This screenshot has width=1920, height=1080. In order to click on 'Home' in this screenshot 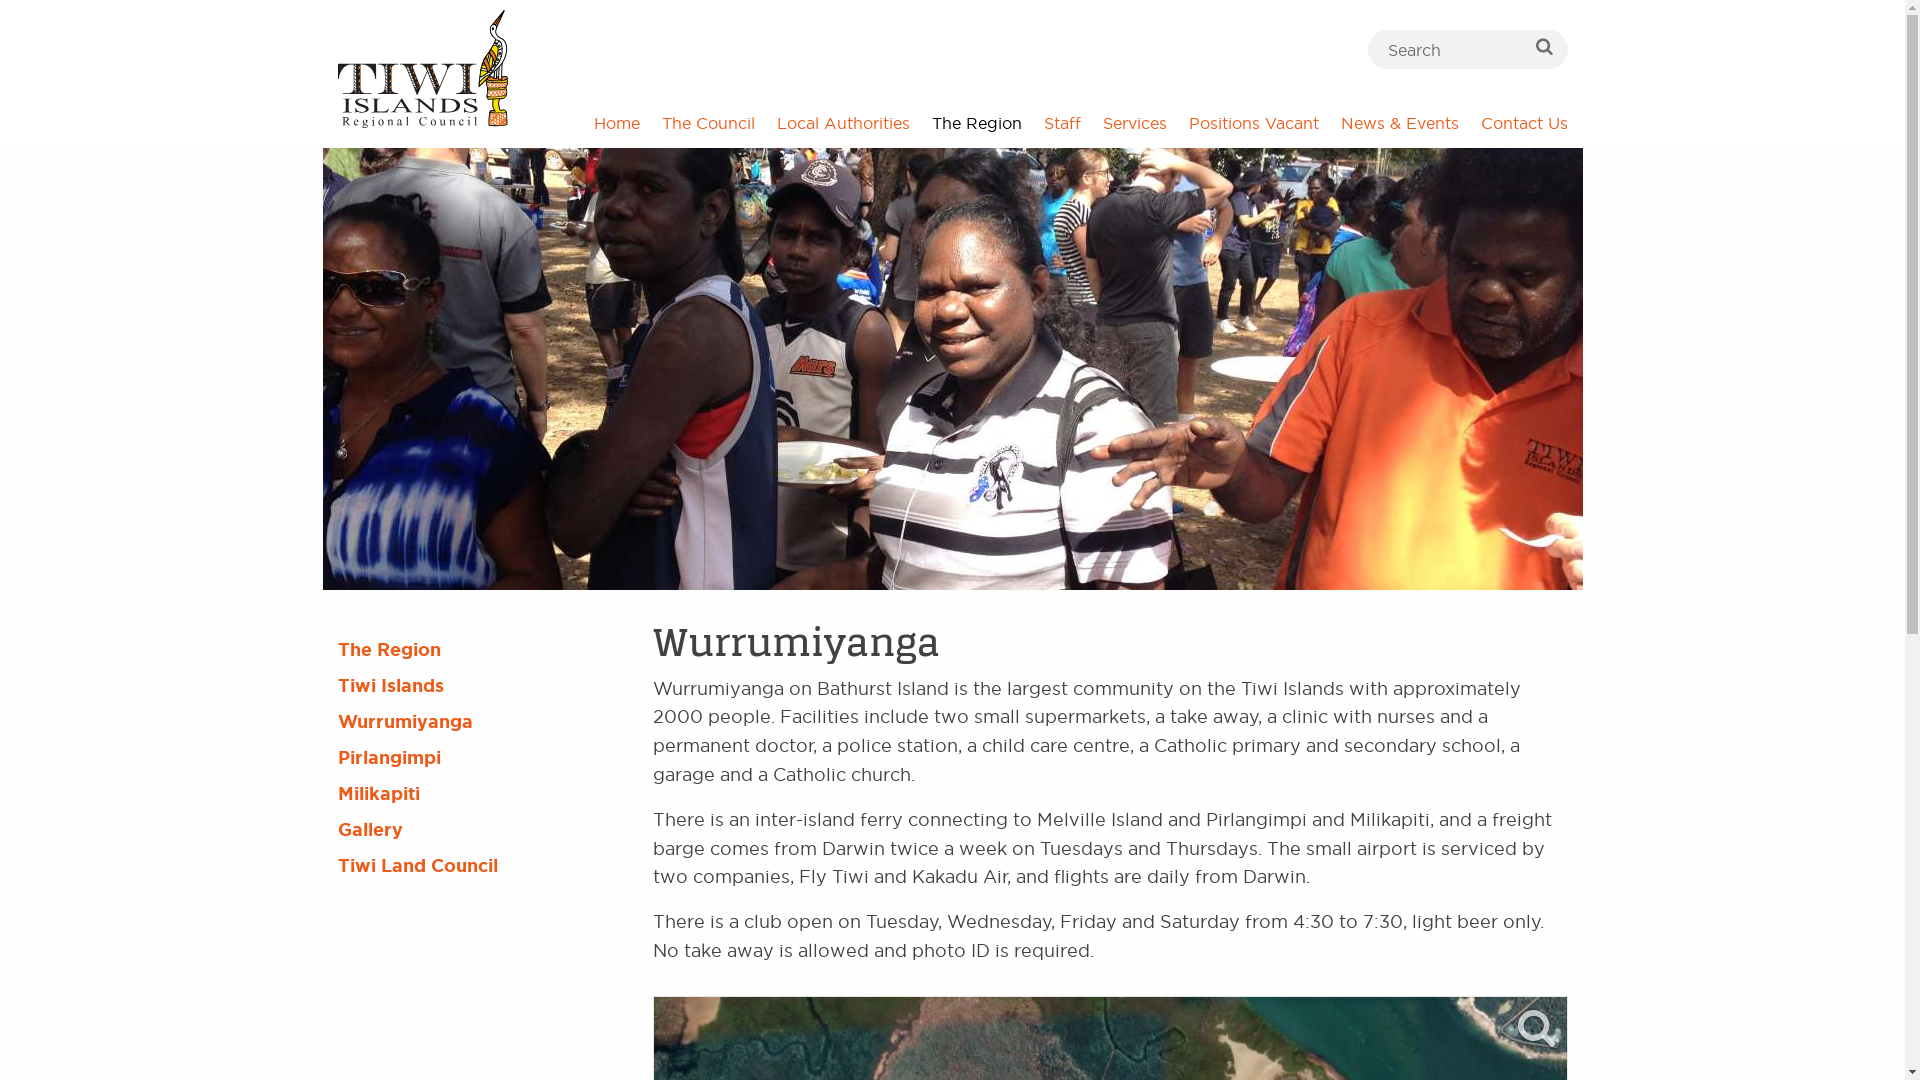, I will do `click(614, 123)`.